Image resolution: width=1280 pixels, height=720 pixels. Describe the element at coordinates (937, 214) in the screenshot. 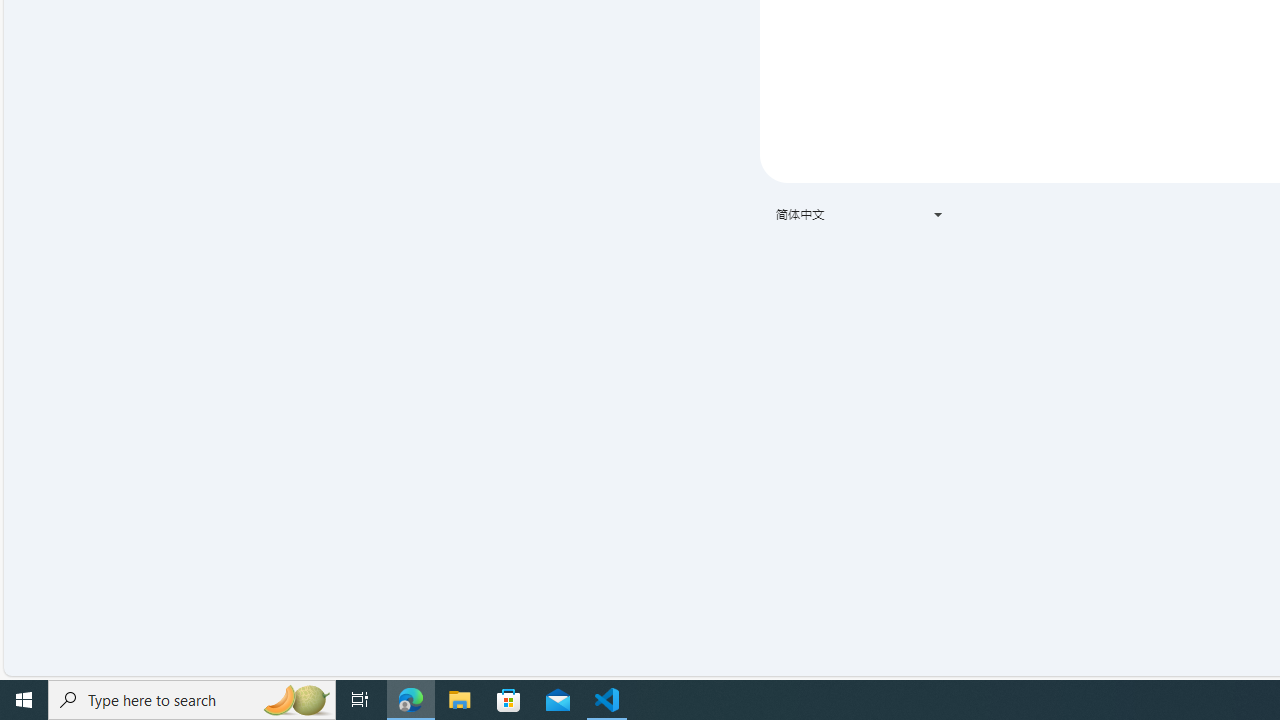

I see `'Class: VfPpkd-t08AT-Bz112c-Bd00G'` at that location.